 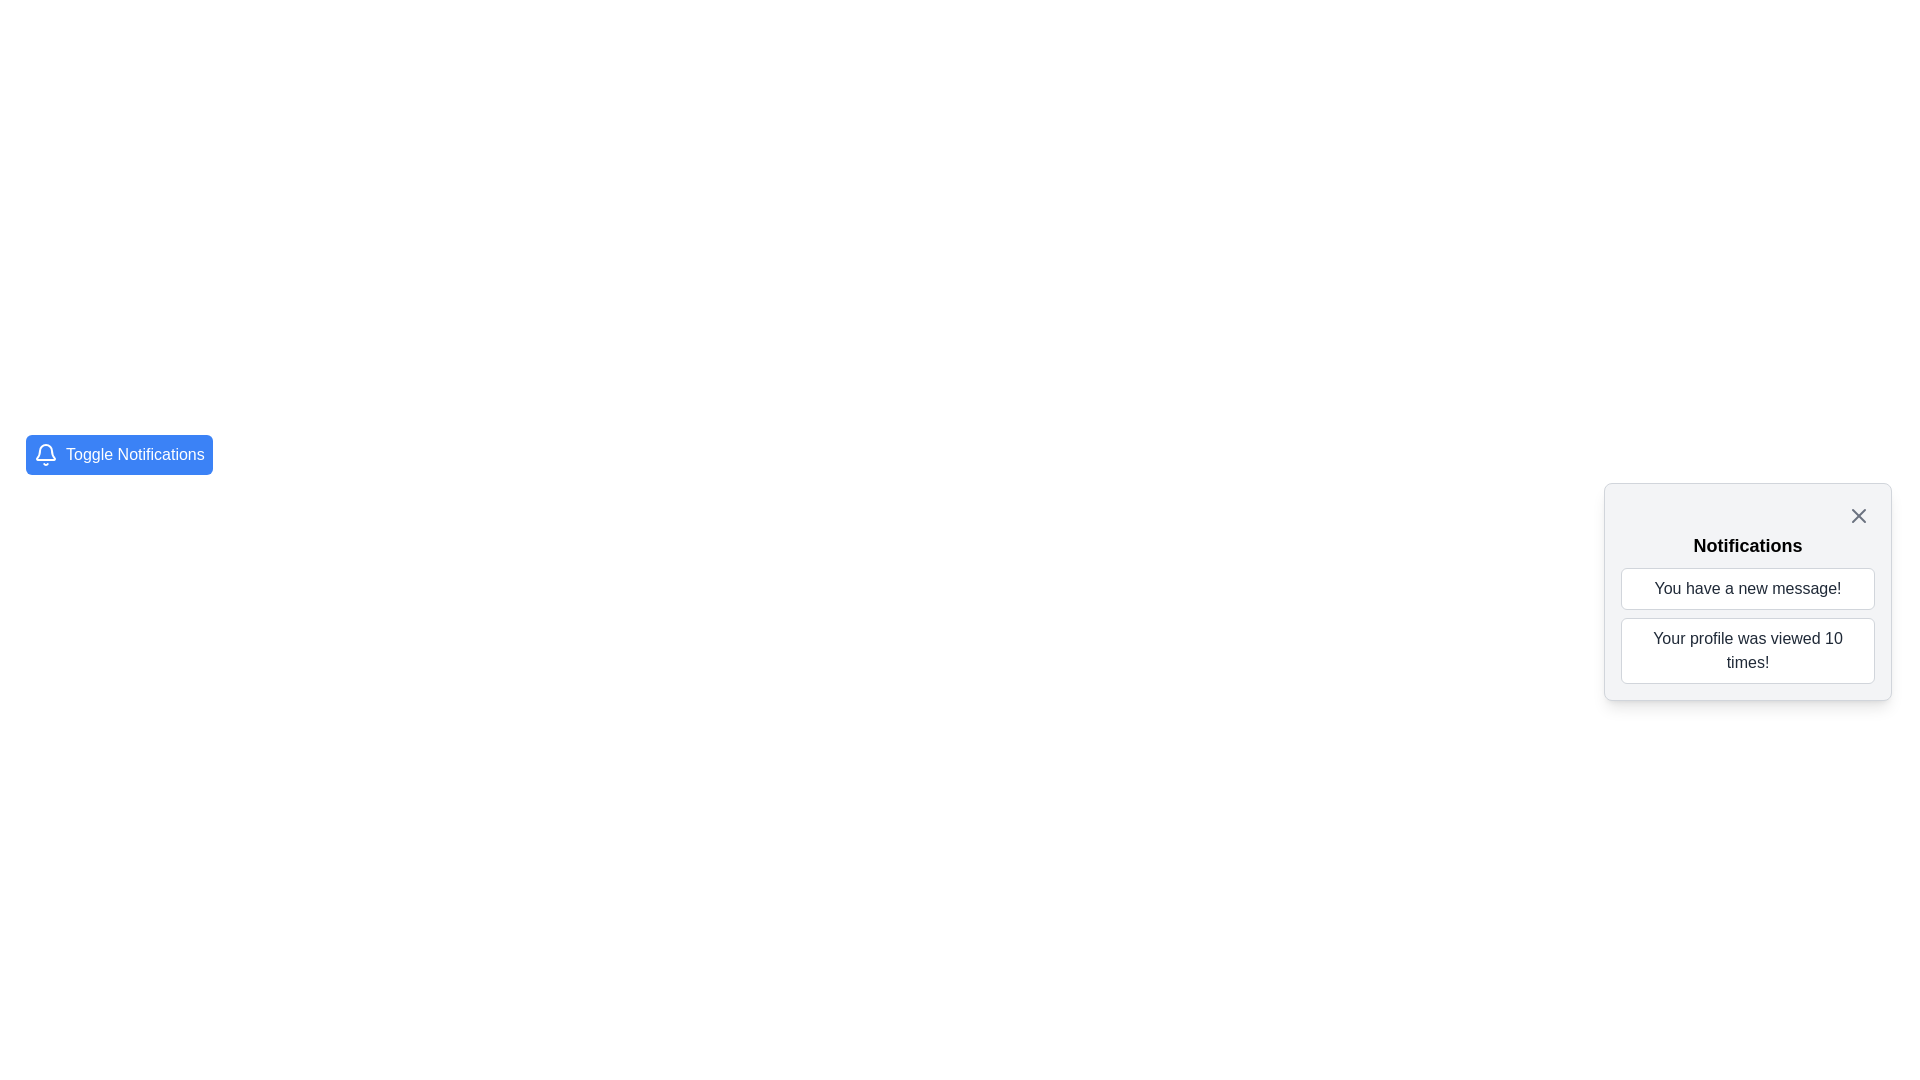 What do you see at coordinates (1857, 515) in the screenshot?
I see `the 'X' icon button located at the top-right corner of the notification dialog box` at bounding box center [1857, 515].